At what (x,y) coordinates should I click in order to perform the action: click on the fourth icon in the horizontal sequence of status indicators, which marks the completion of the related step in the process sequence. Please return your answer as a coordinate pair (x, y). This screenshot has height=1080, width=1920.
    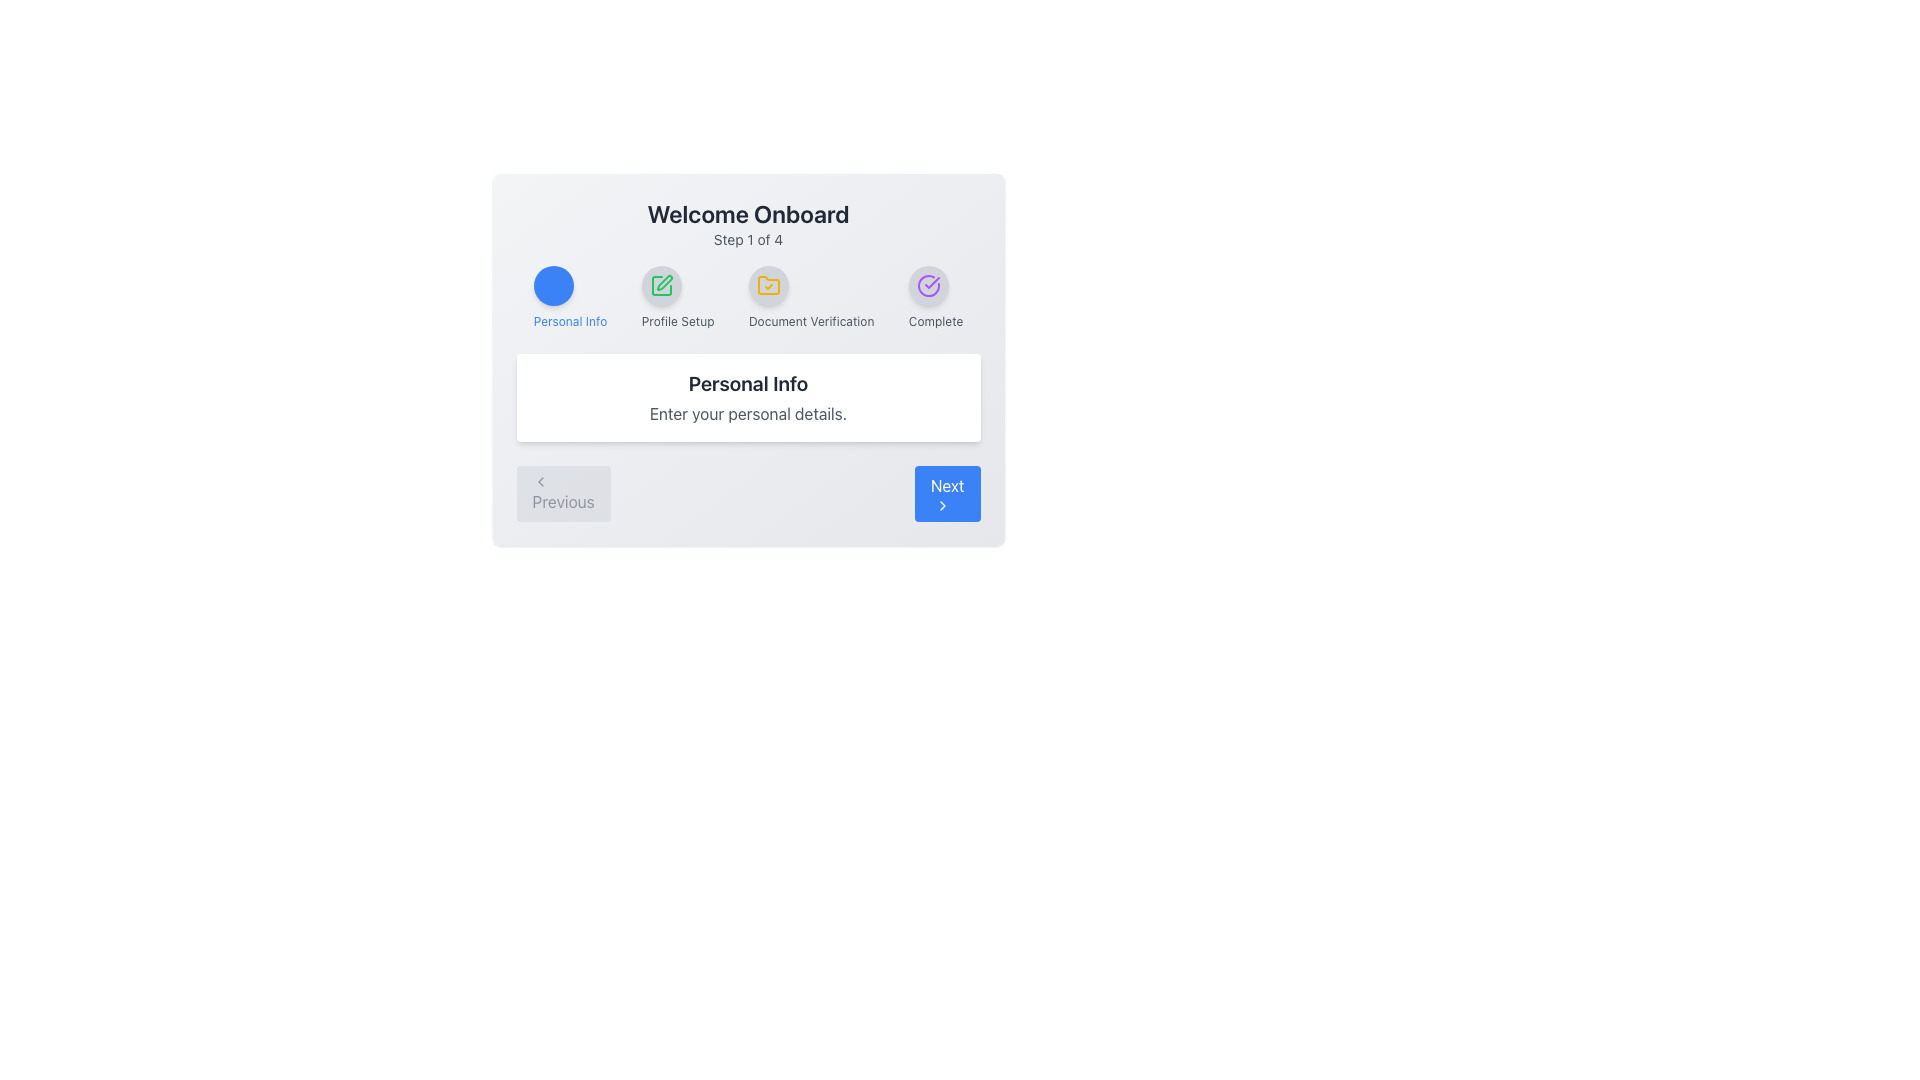
    Looking at the image, I should click on (927, 285).